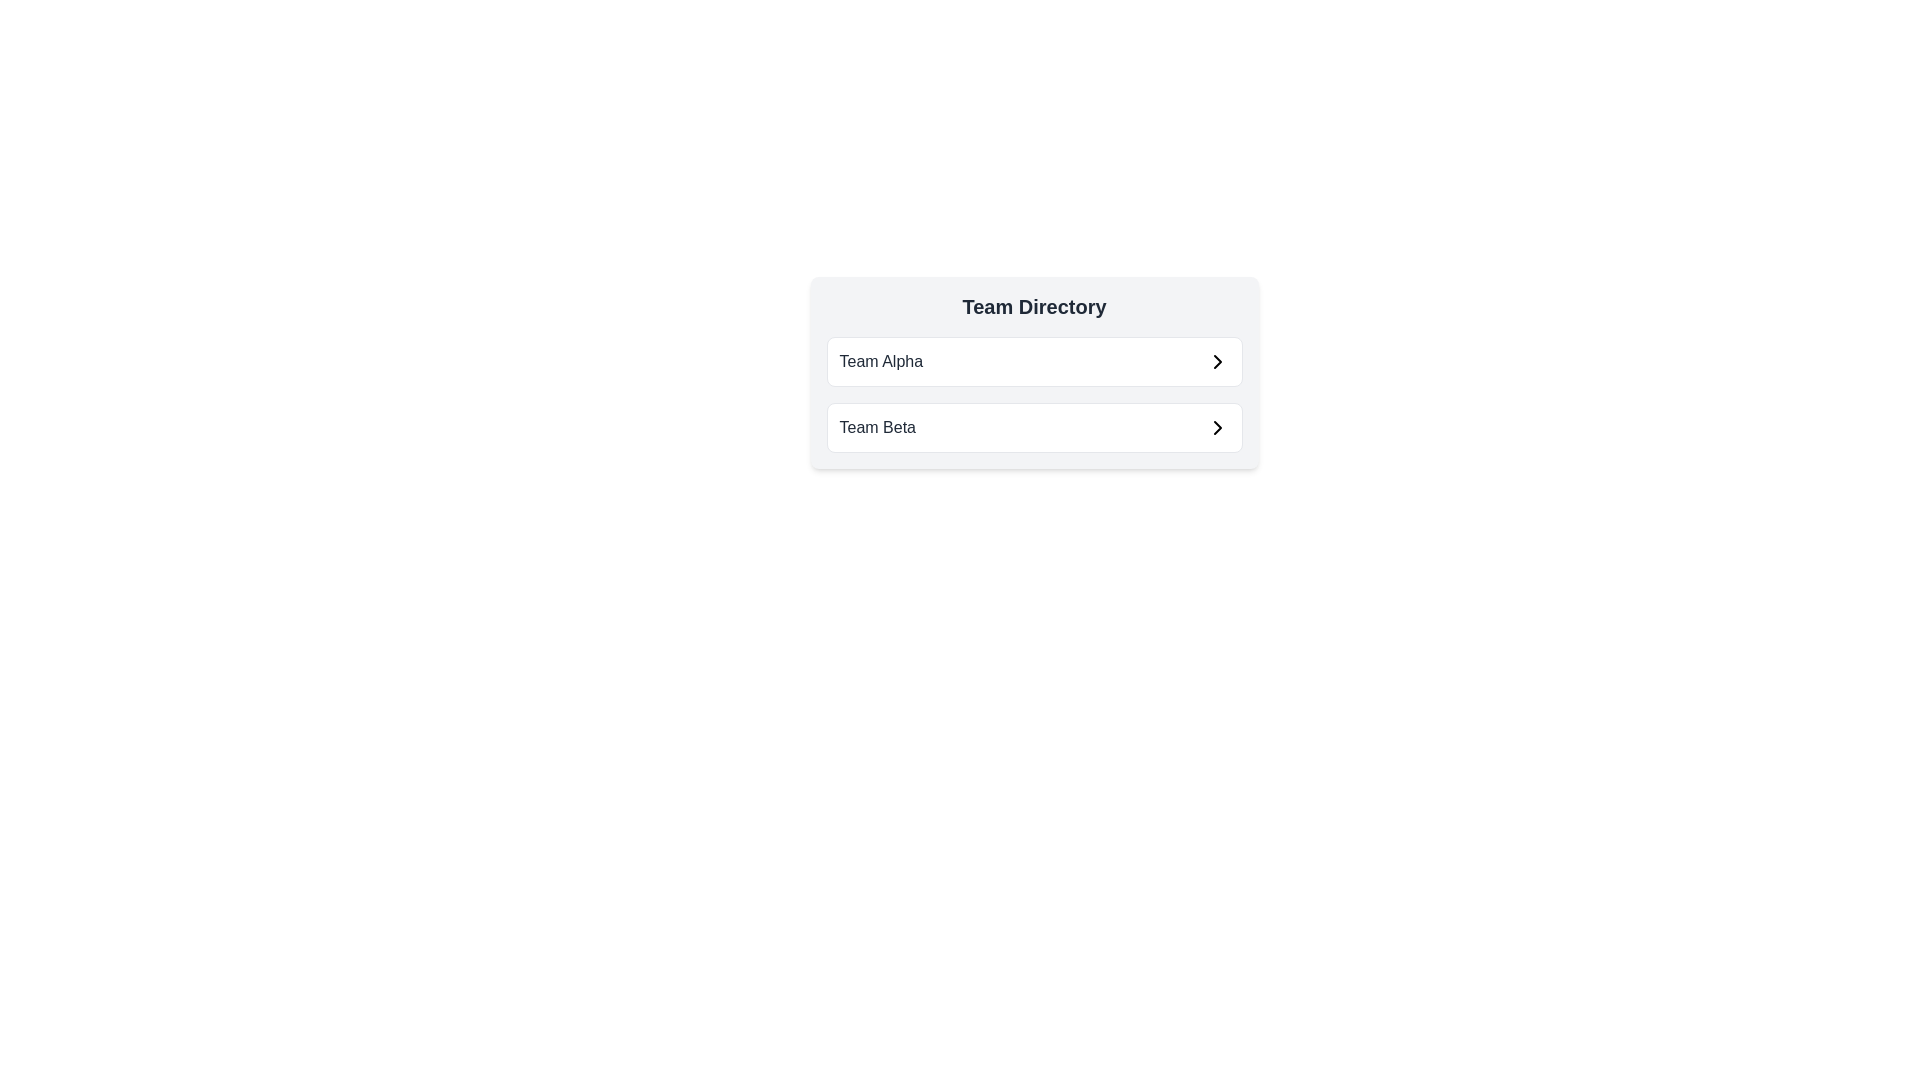  What do you see at coordinates (1034, 427) in the screenshot?
I see `the selectable option for 'Team Beta' located in the 'Team Directory' section, which is the second item in a vertical list beneath 'Team Alpha'` at bounding box center [1034, 427].